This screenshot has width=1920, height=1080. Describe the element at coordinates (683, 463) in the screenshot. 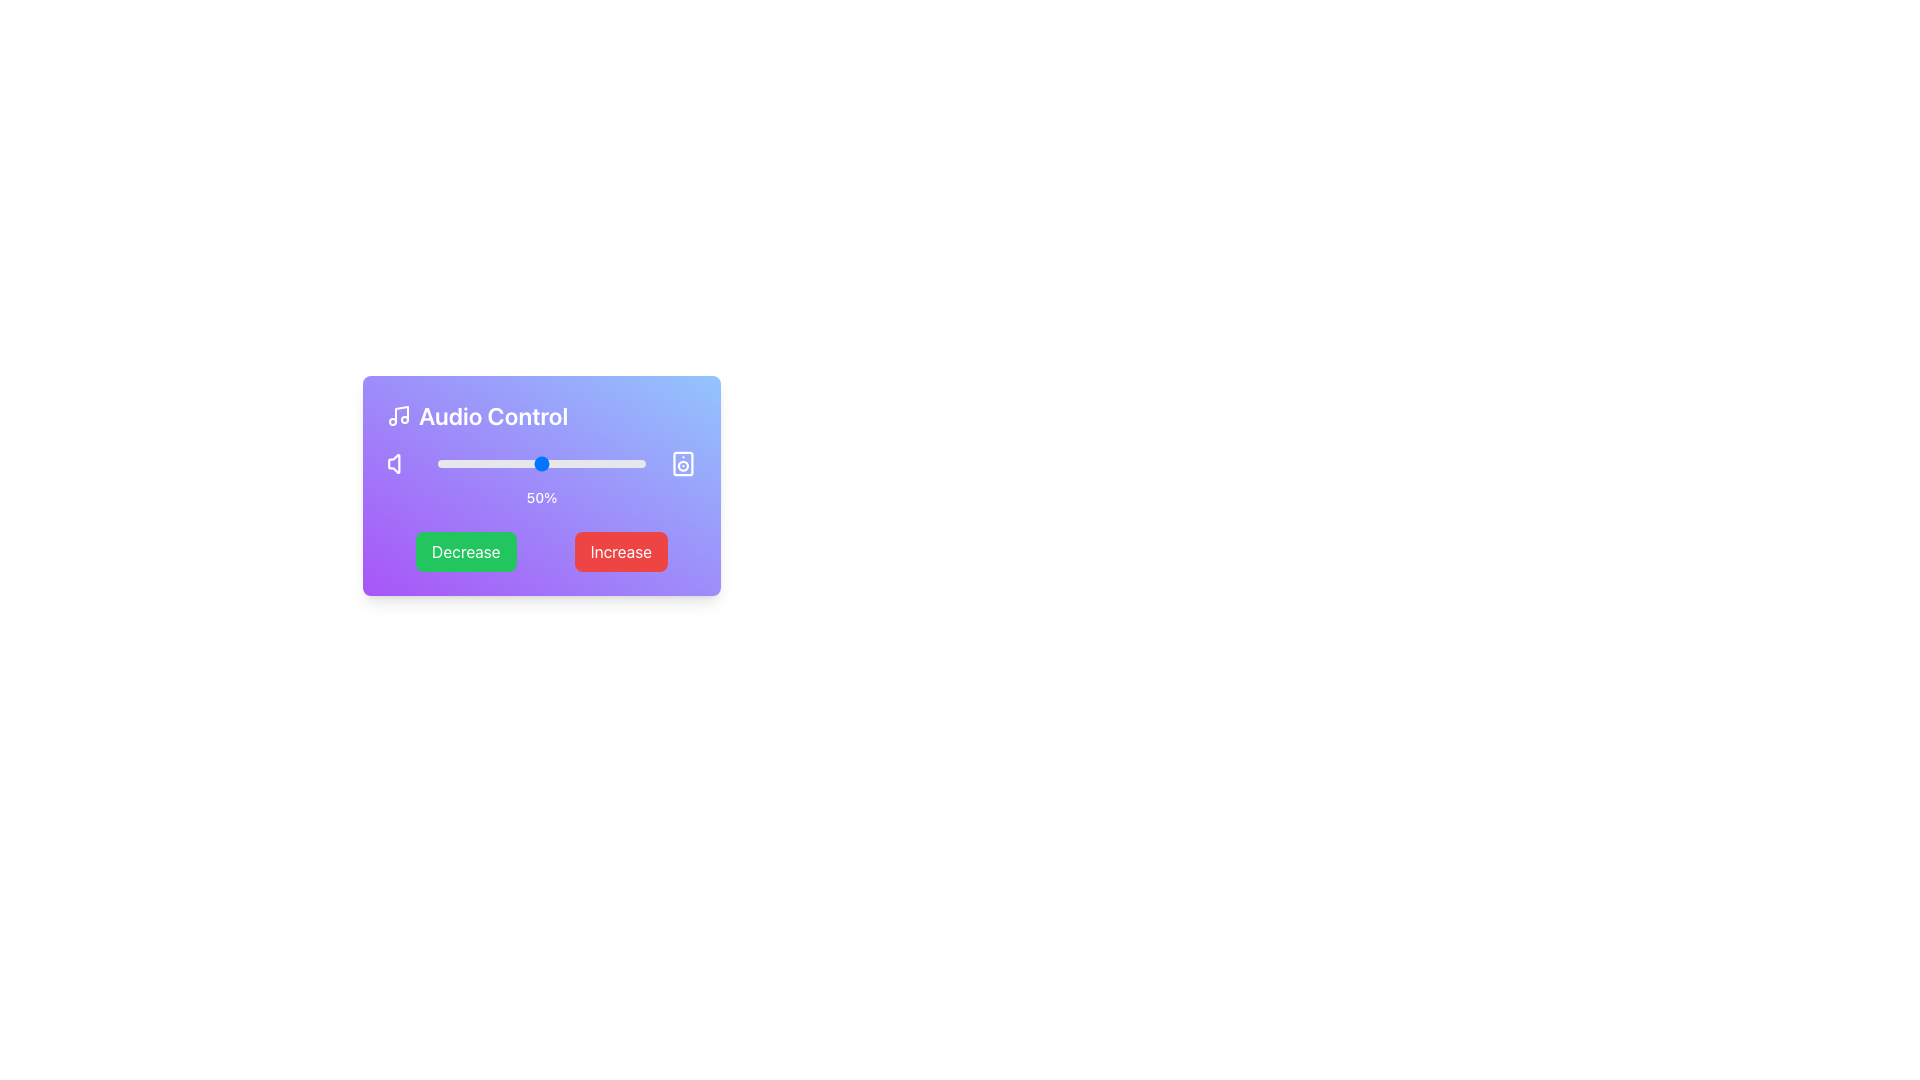

I see `the rectangular element with rounded corners inside the speaker icon located at the top-right section of the interface` at that location.